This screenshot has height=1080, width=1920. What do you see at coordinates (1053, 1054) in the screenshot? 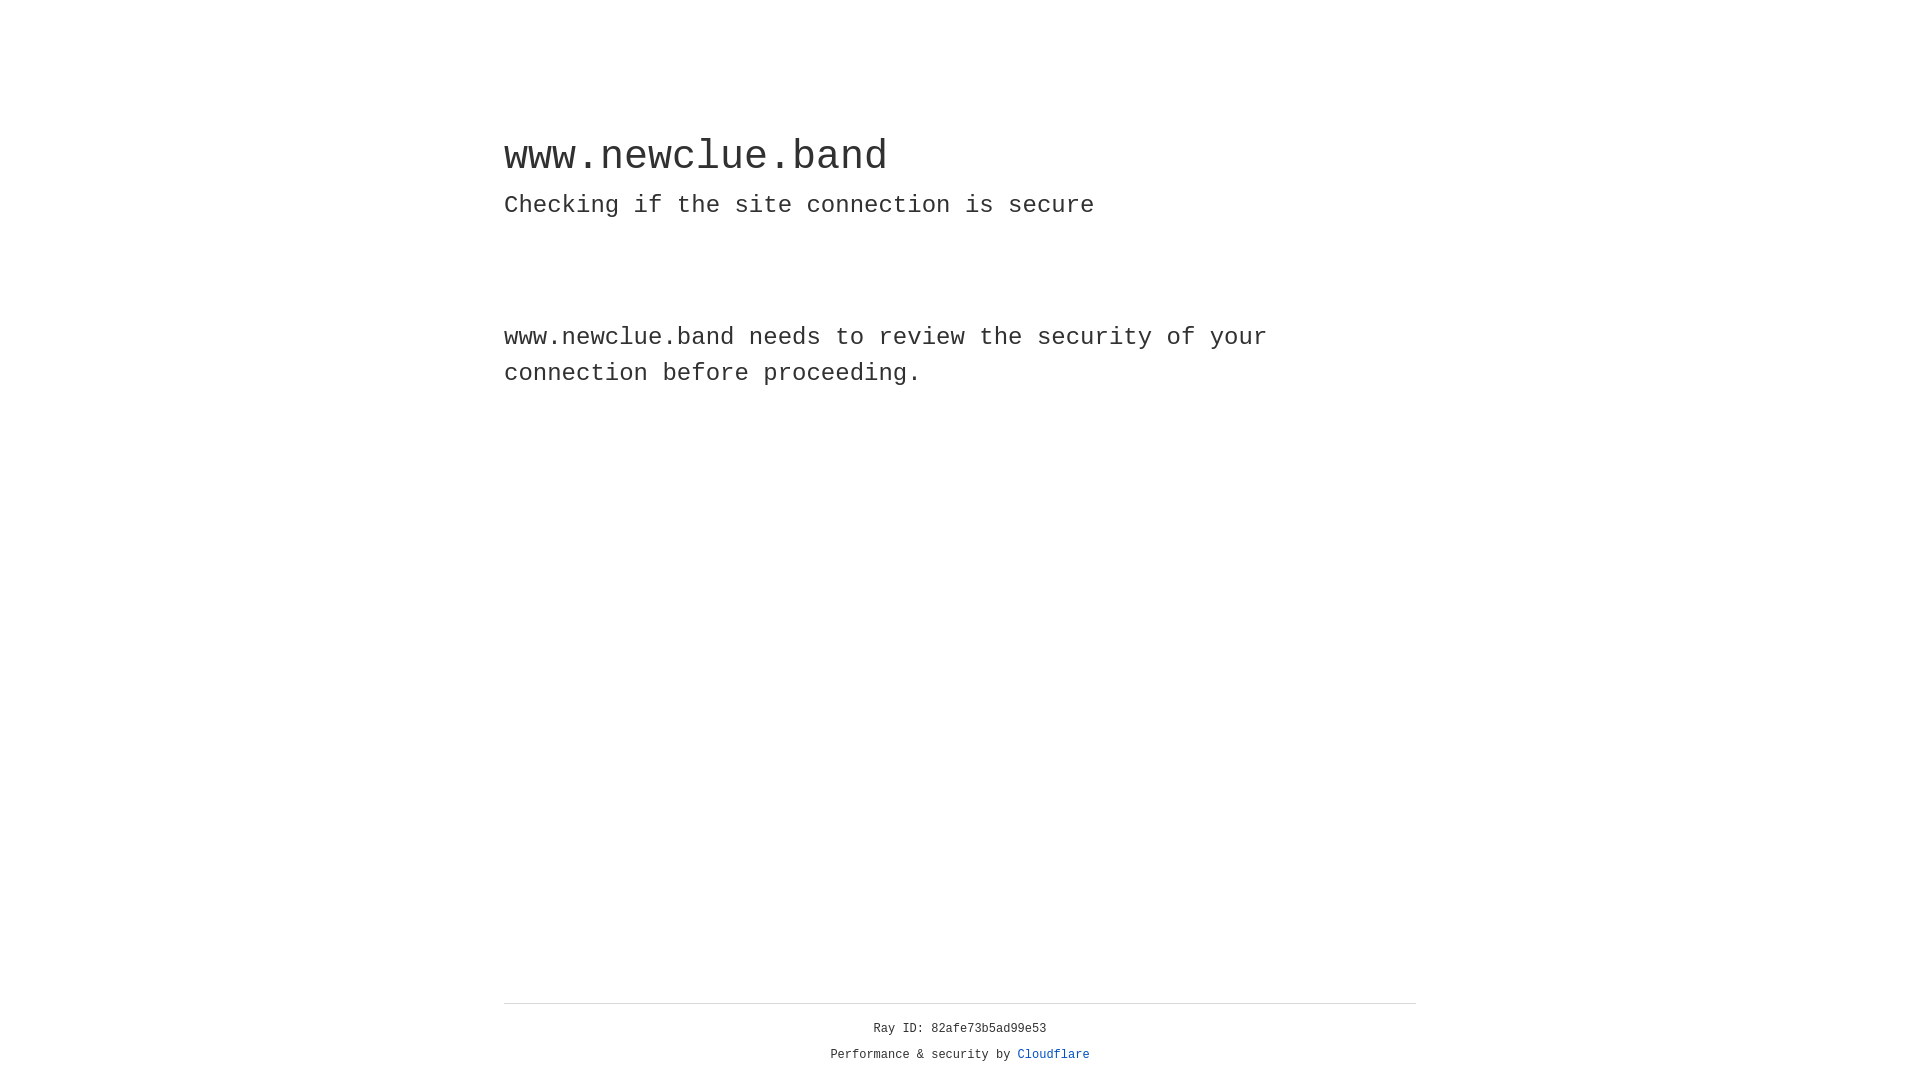
I see `'Cloudflare'` at bounding box center [1053, 1054].